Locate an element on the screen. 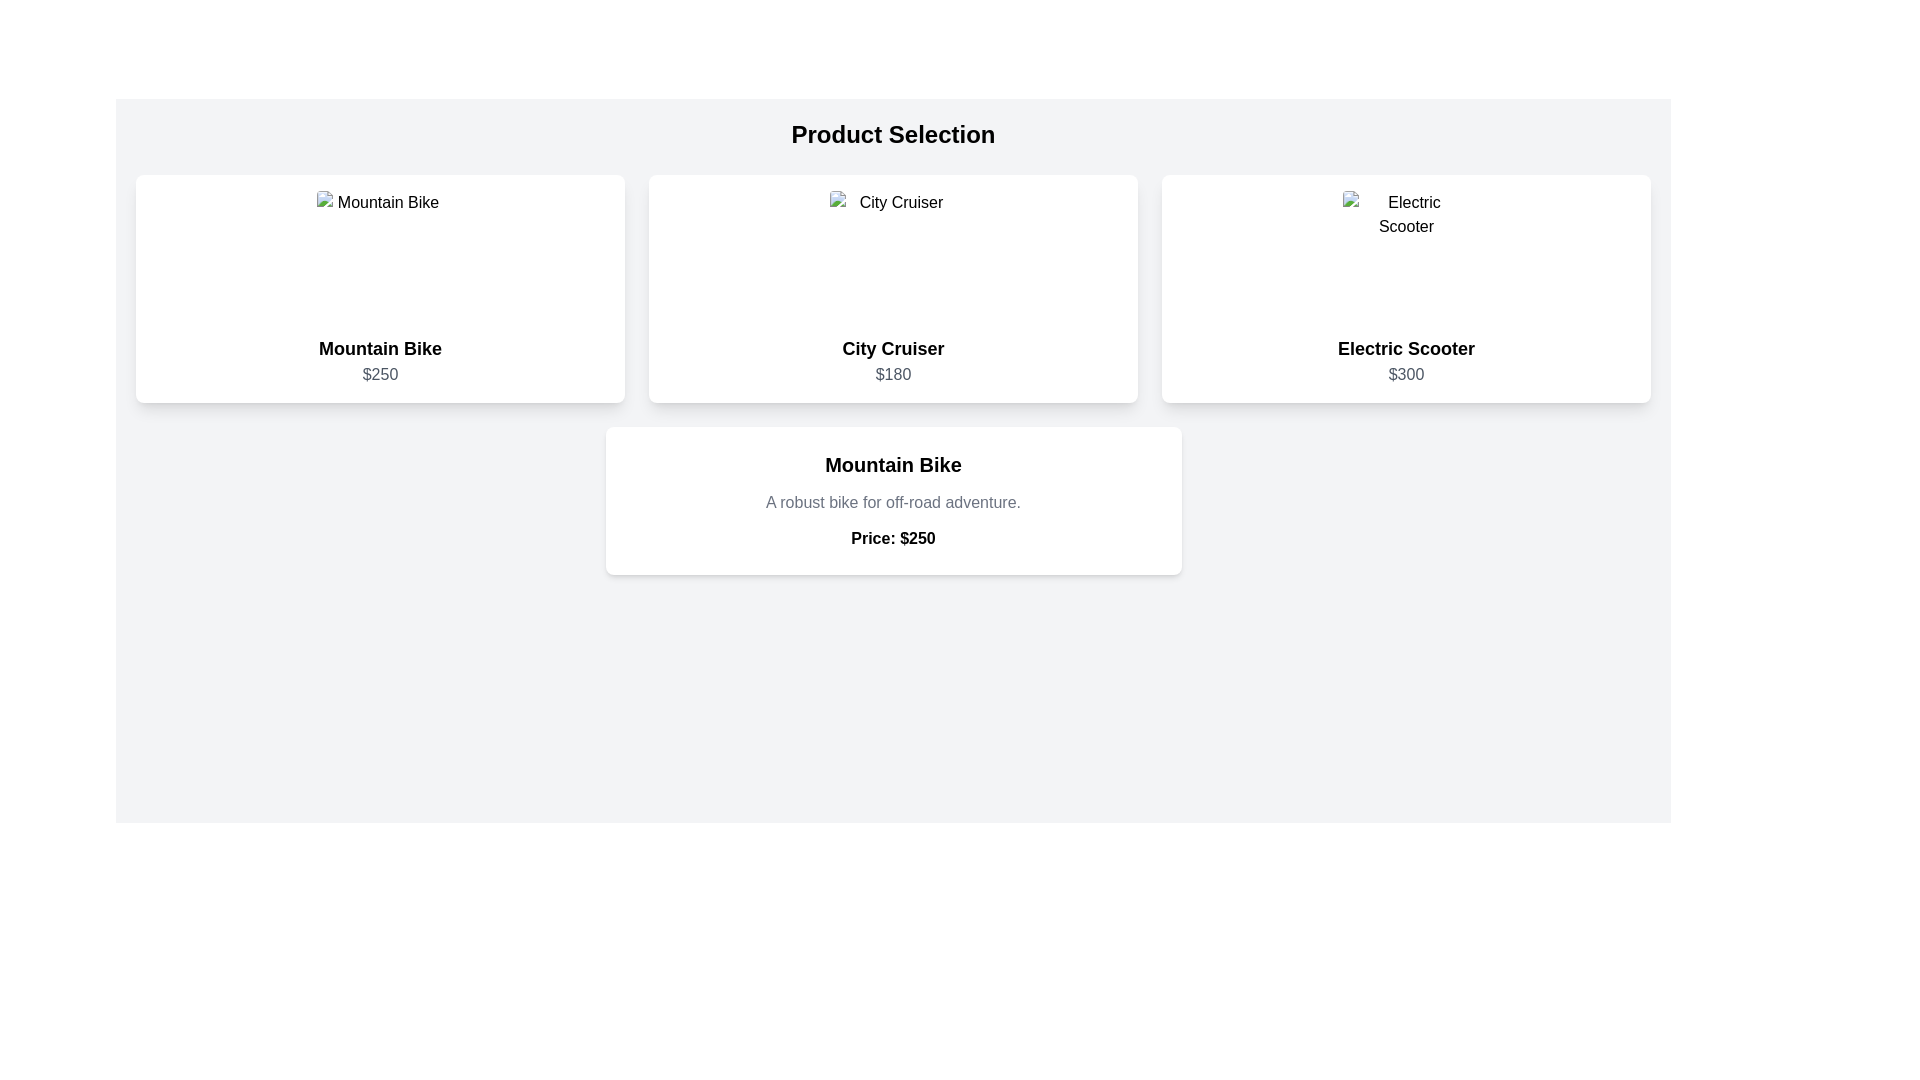  the text label displaying 'Electric Scooter', which is centrally placed above the '$300' text is located at coordinates (1405, 347).